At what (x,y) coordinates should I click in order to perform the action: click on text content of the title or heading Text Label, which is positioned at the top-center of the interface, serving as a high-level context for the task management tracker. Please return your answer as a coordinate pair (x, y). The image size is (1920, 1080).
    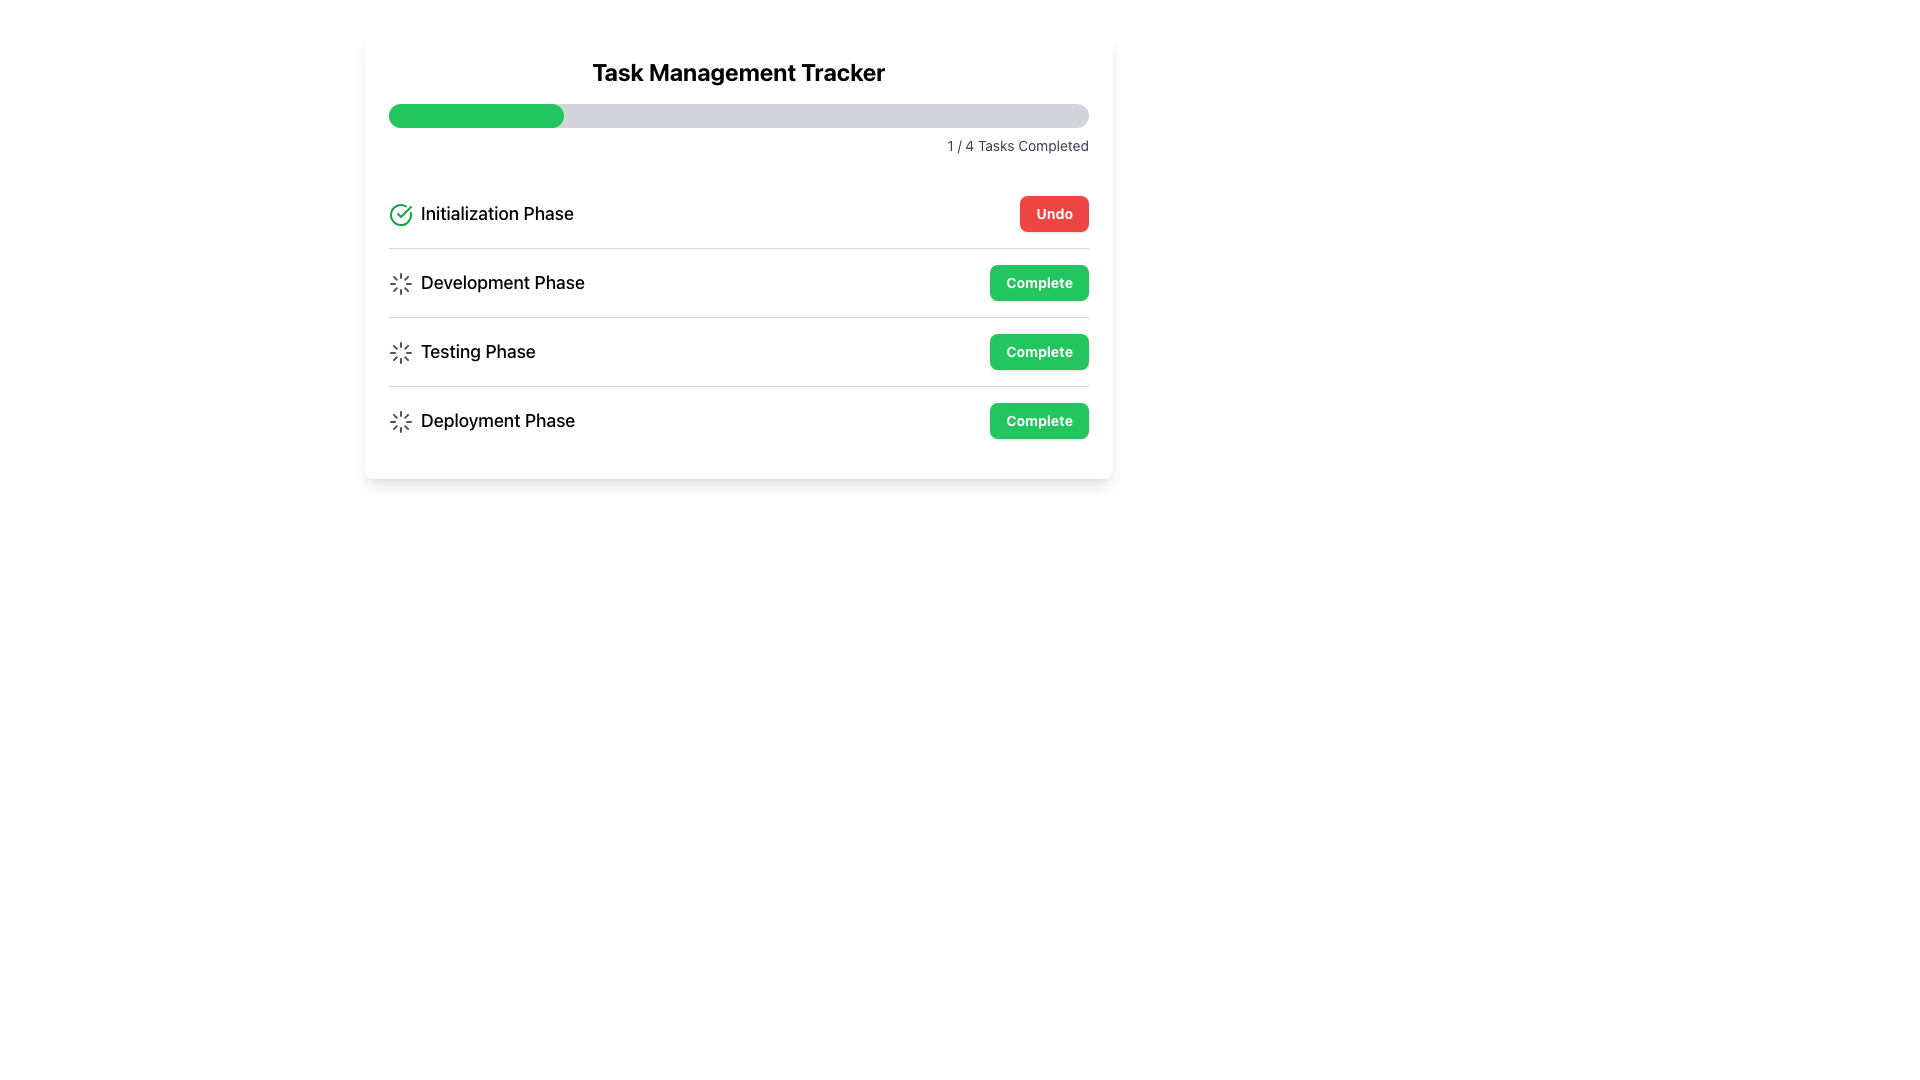
    Looking at the image, I should click on (738, 71).